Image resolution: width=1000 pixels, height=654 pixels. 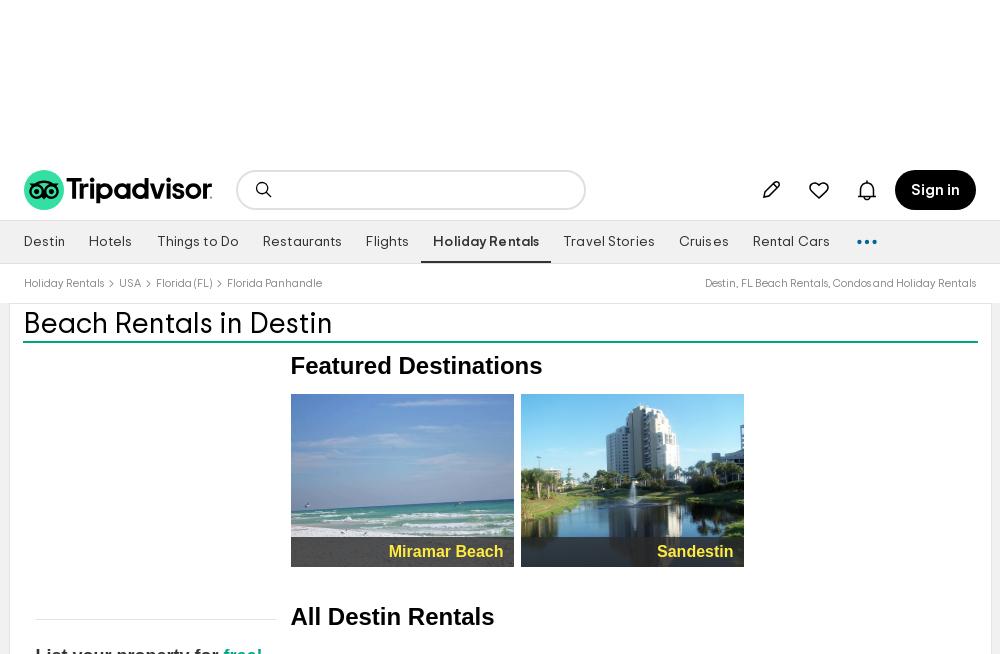 What do you see at coordinates (867, 199) in the screenshot?
I see `'Alerts'` at bounding box center [867, 199].